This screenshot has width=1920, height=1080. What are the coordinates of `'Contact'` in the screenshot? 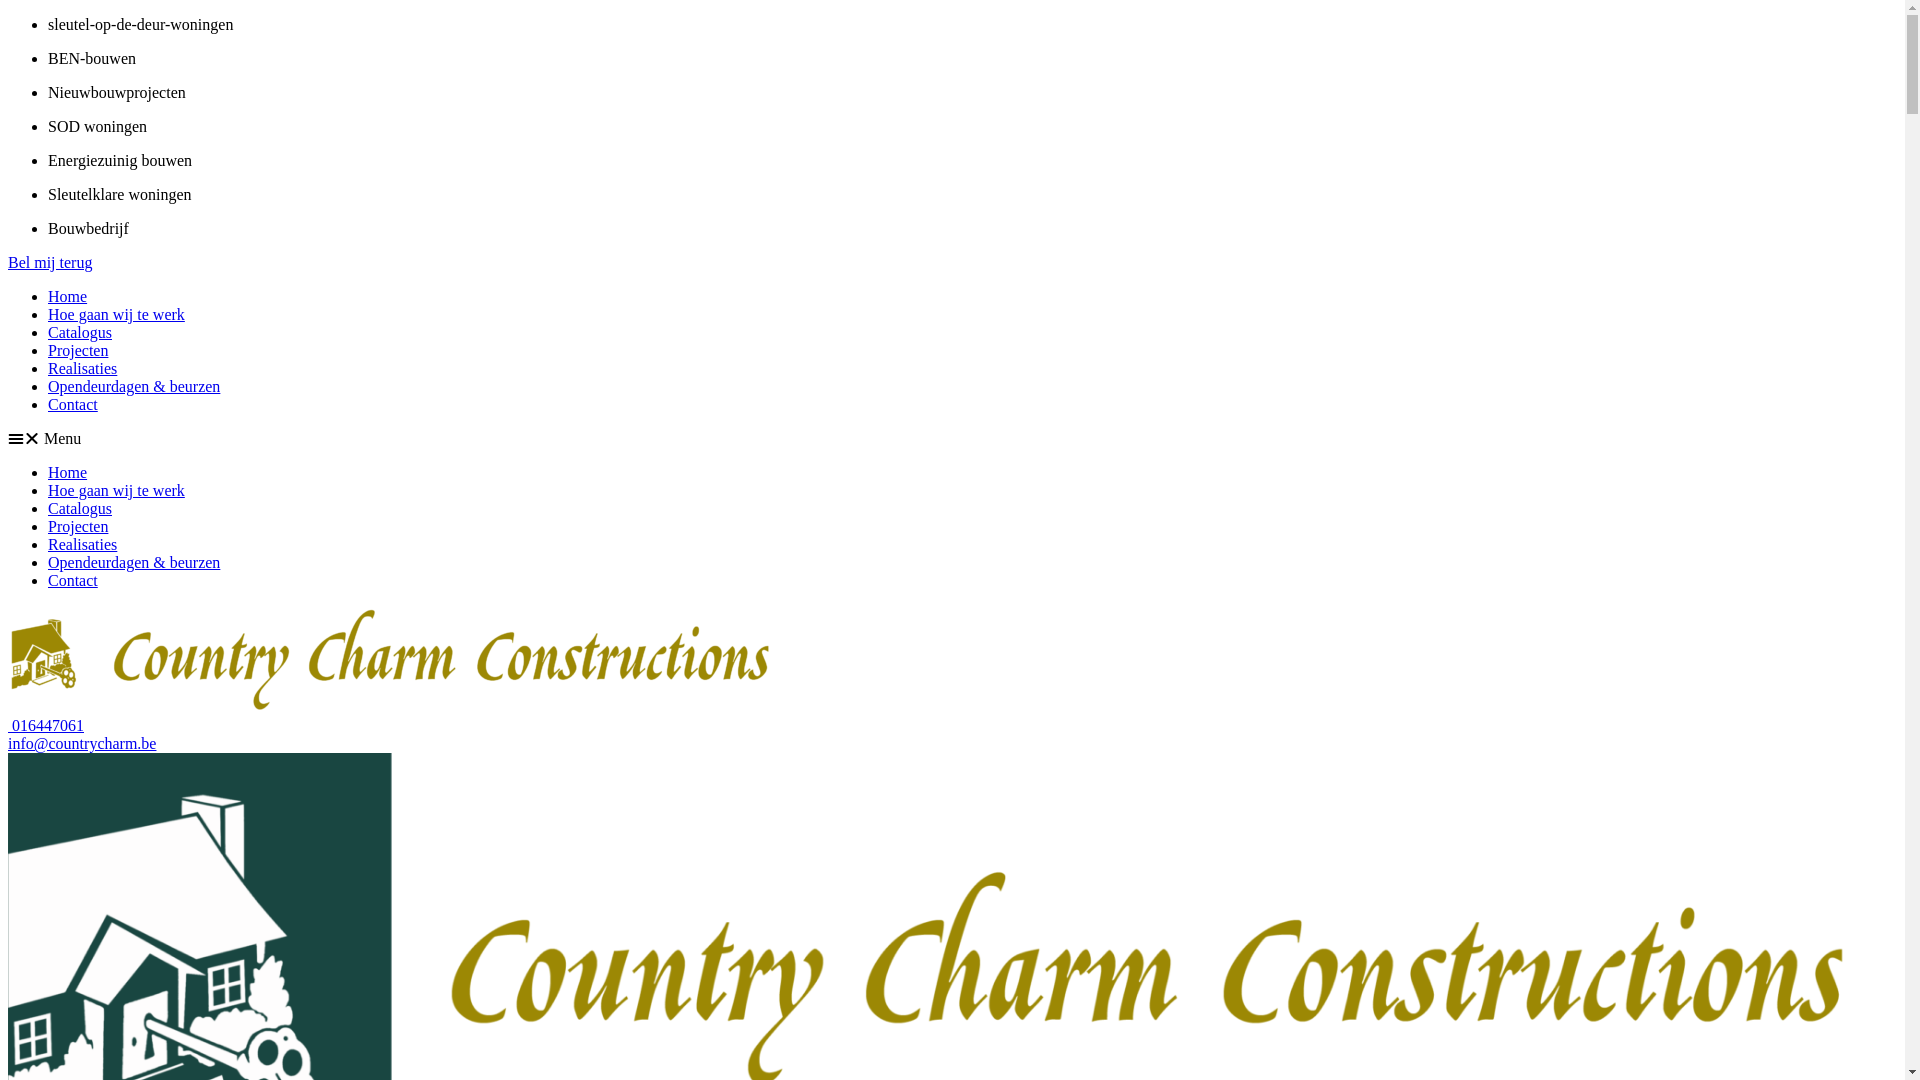 It's located at (48, 580).